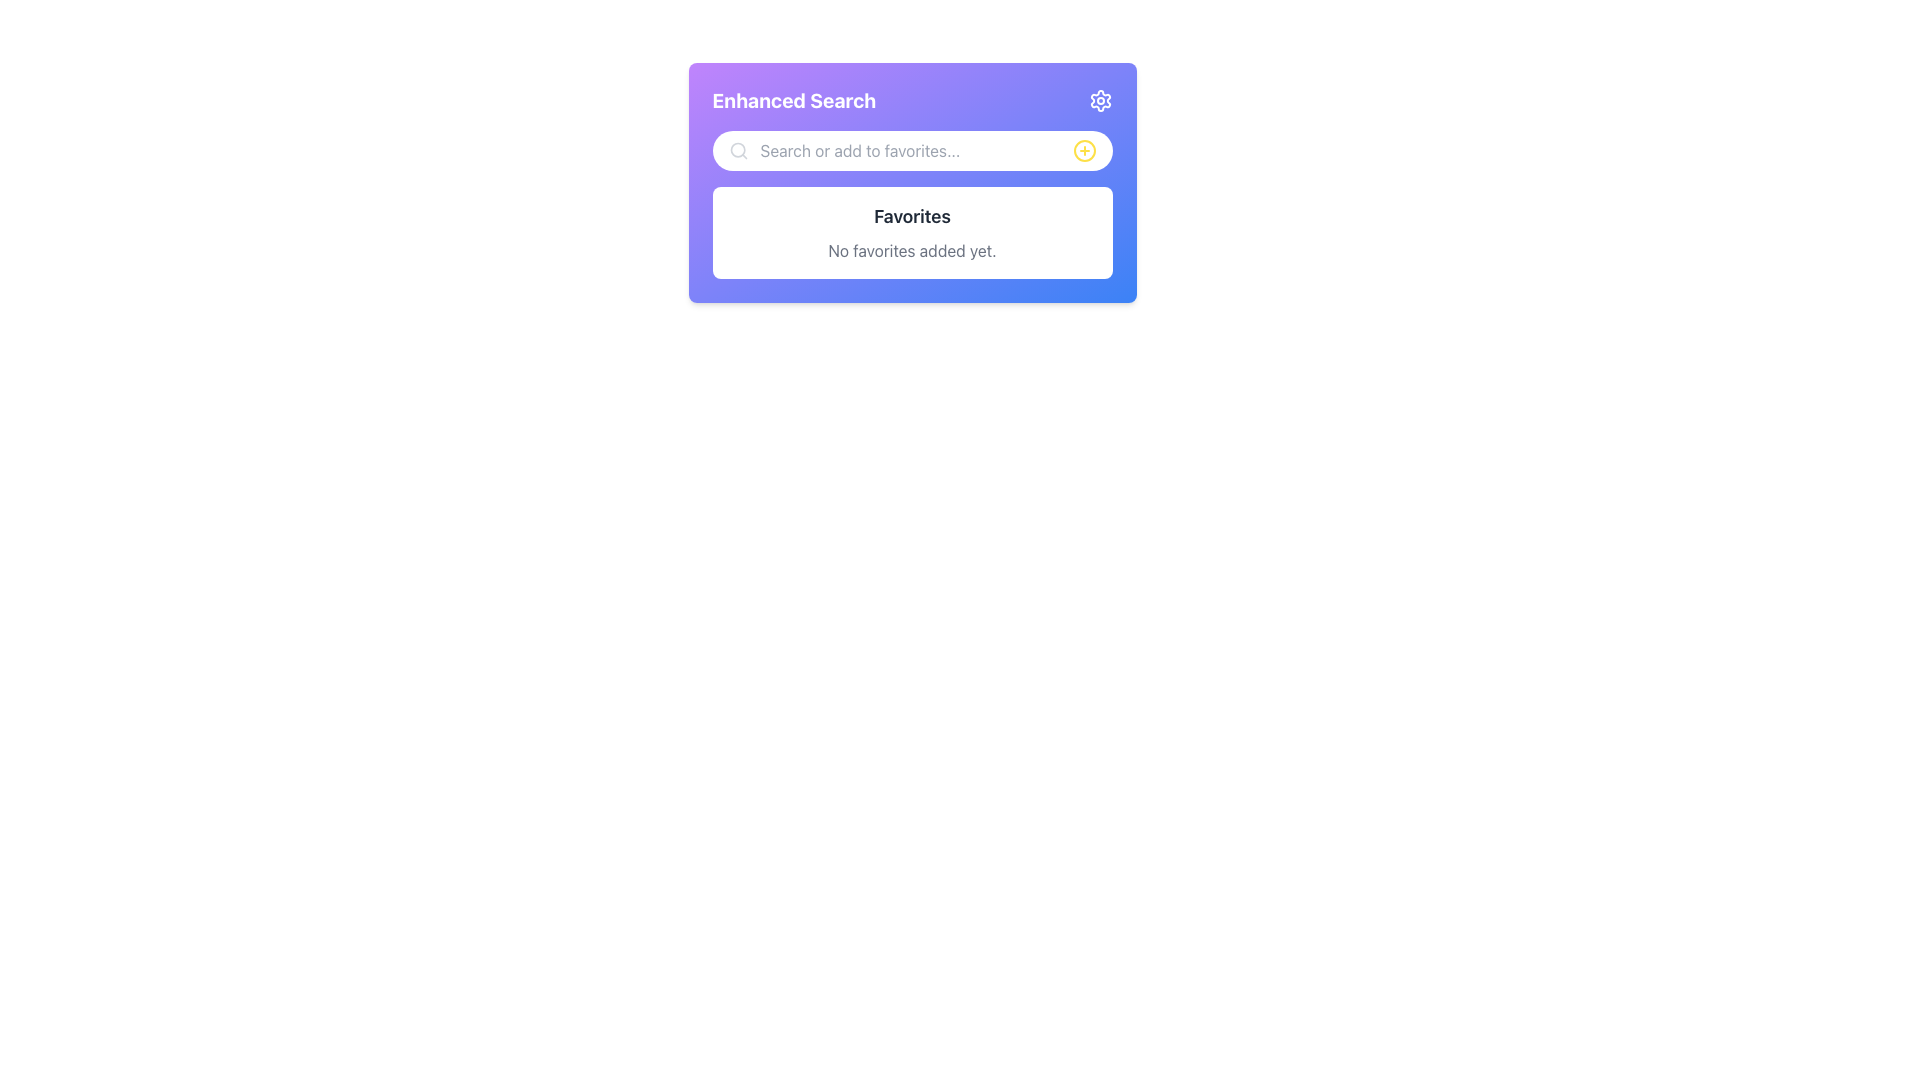 Image resolution: width=1920 pixels, height=1080 pixels. What do you see at coordinates (793, 100) in the screenshot?
I see `the text label that reads 'Enhanced Search', which is displayed in a bold and large font with a white color over a gradient background` at bounding box center [793, 100].